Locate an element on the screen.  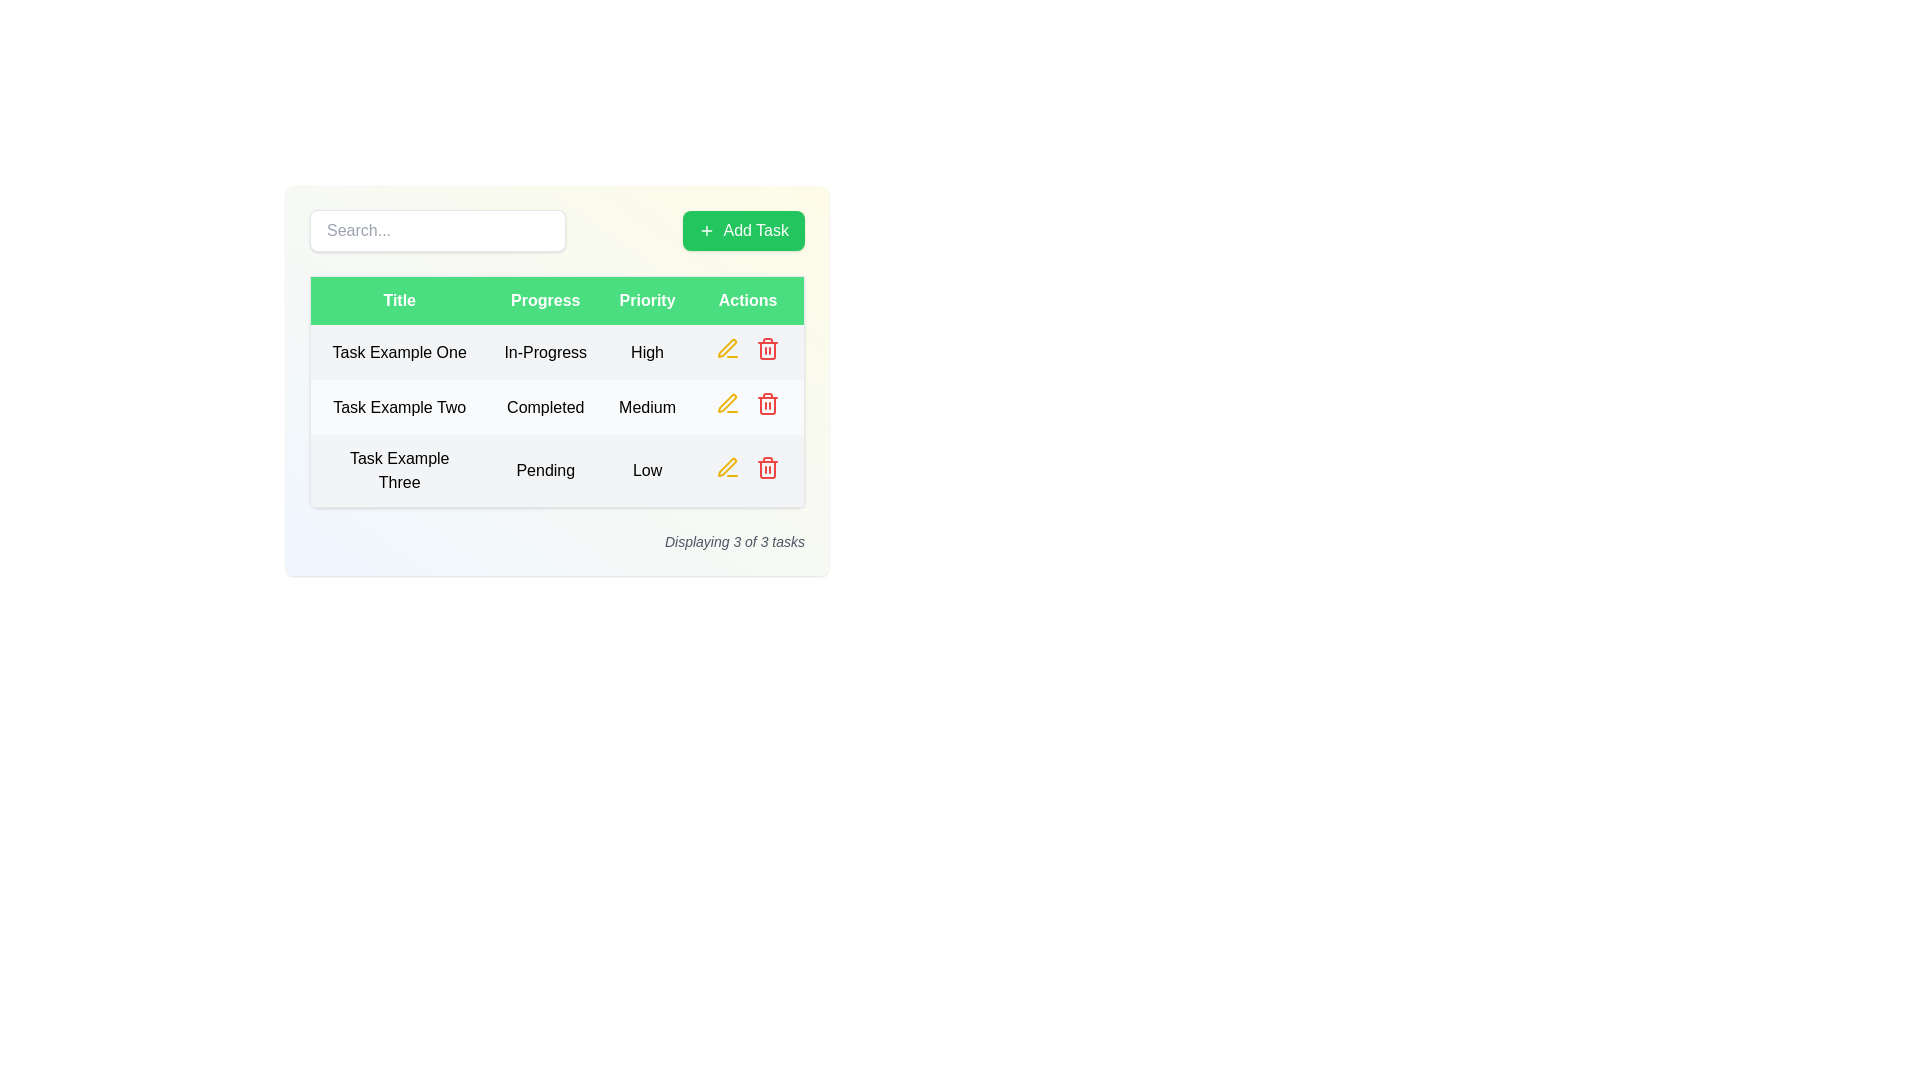
the third row in the table, which provides detailed information about a specific task, including its title, progress status, and priority level is located at coordinates (557, 471).